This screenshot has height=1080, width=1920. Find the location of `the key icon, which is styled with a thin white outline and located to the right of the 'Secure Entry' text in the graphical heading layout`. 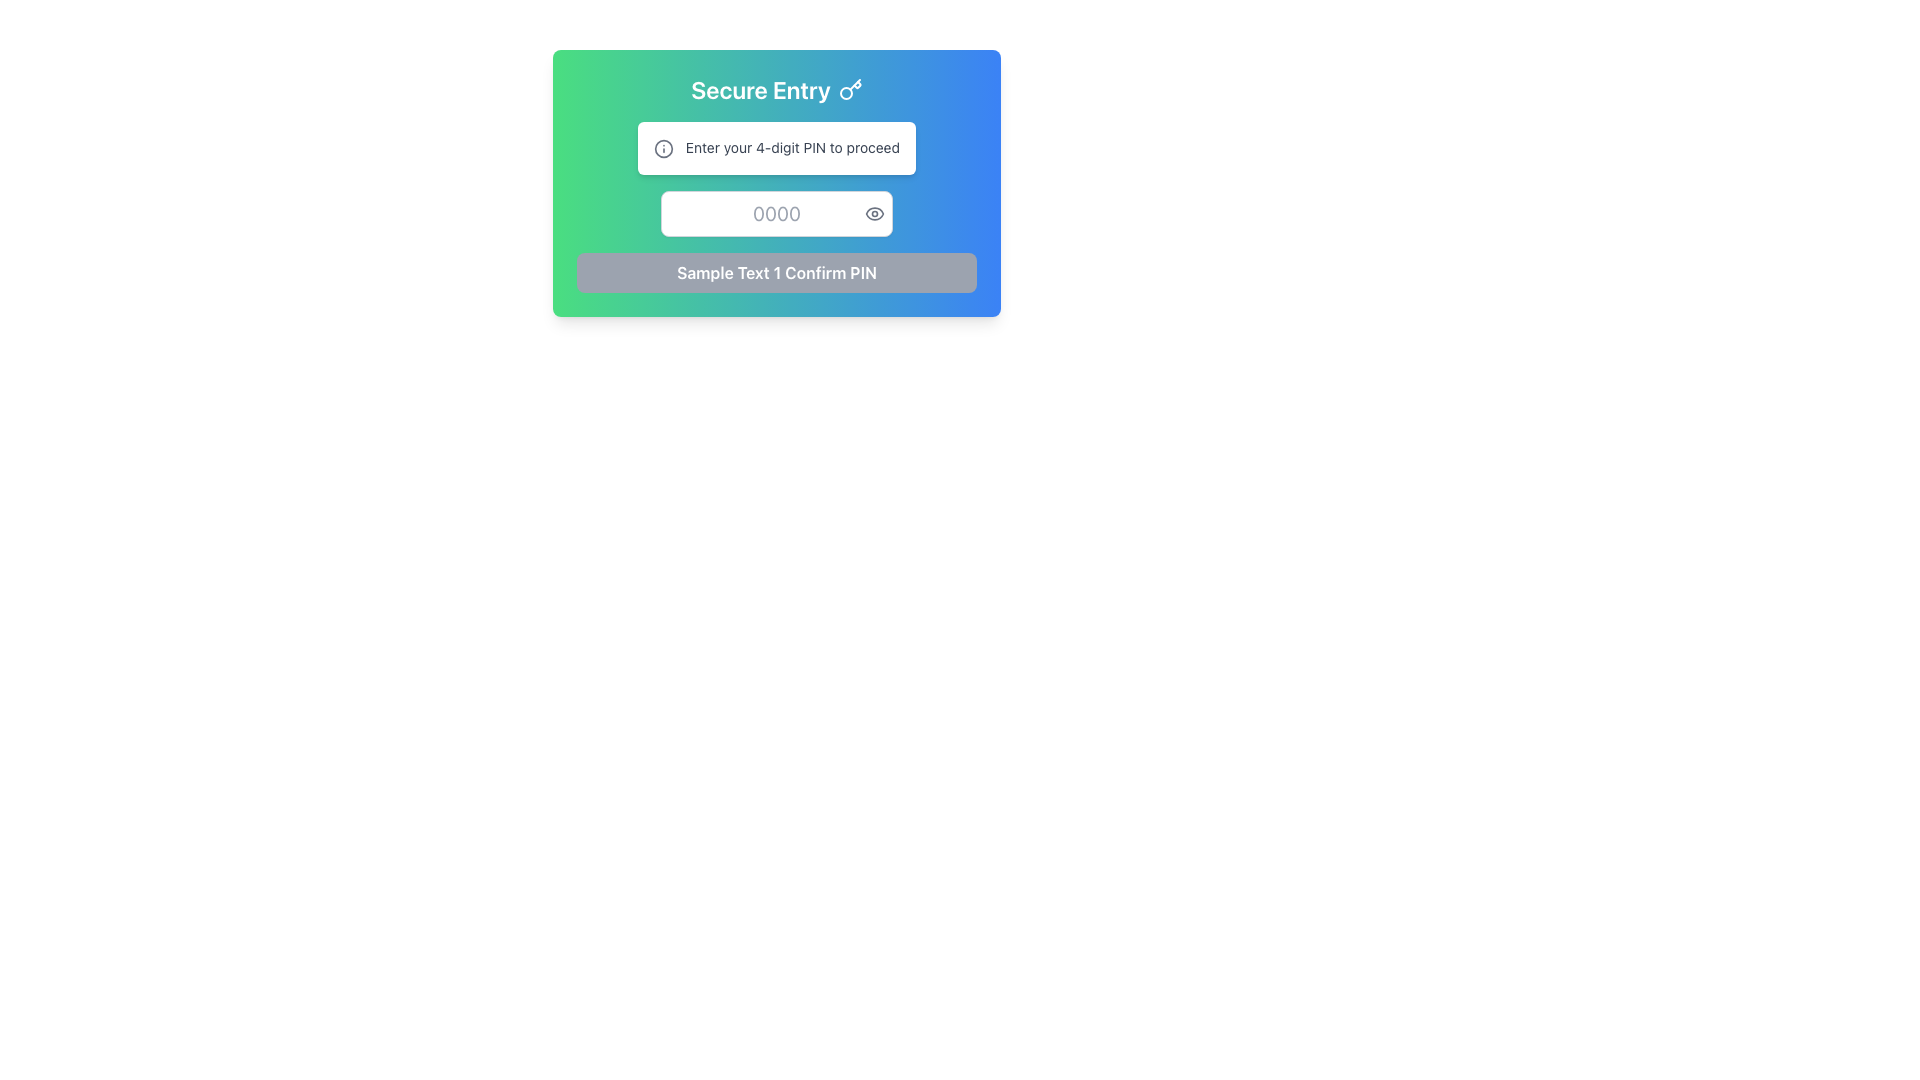

the key icon, which is styled with a thin white outline and located to the right of the 'Secure Entry' text in the graphical heading layout is located at coordinates (850, 88).